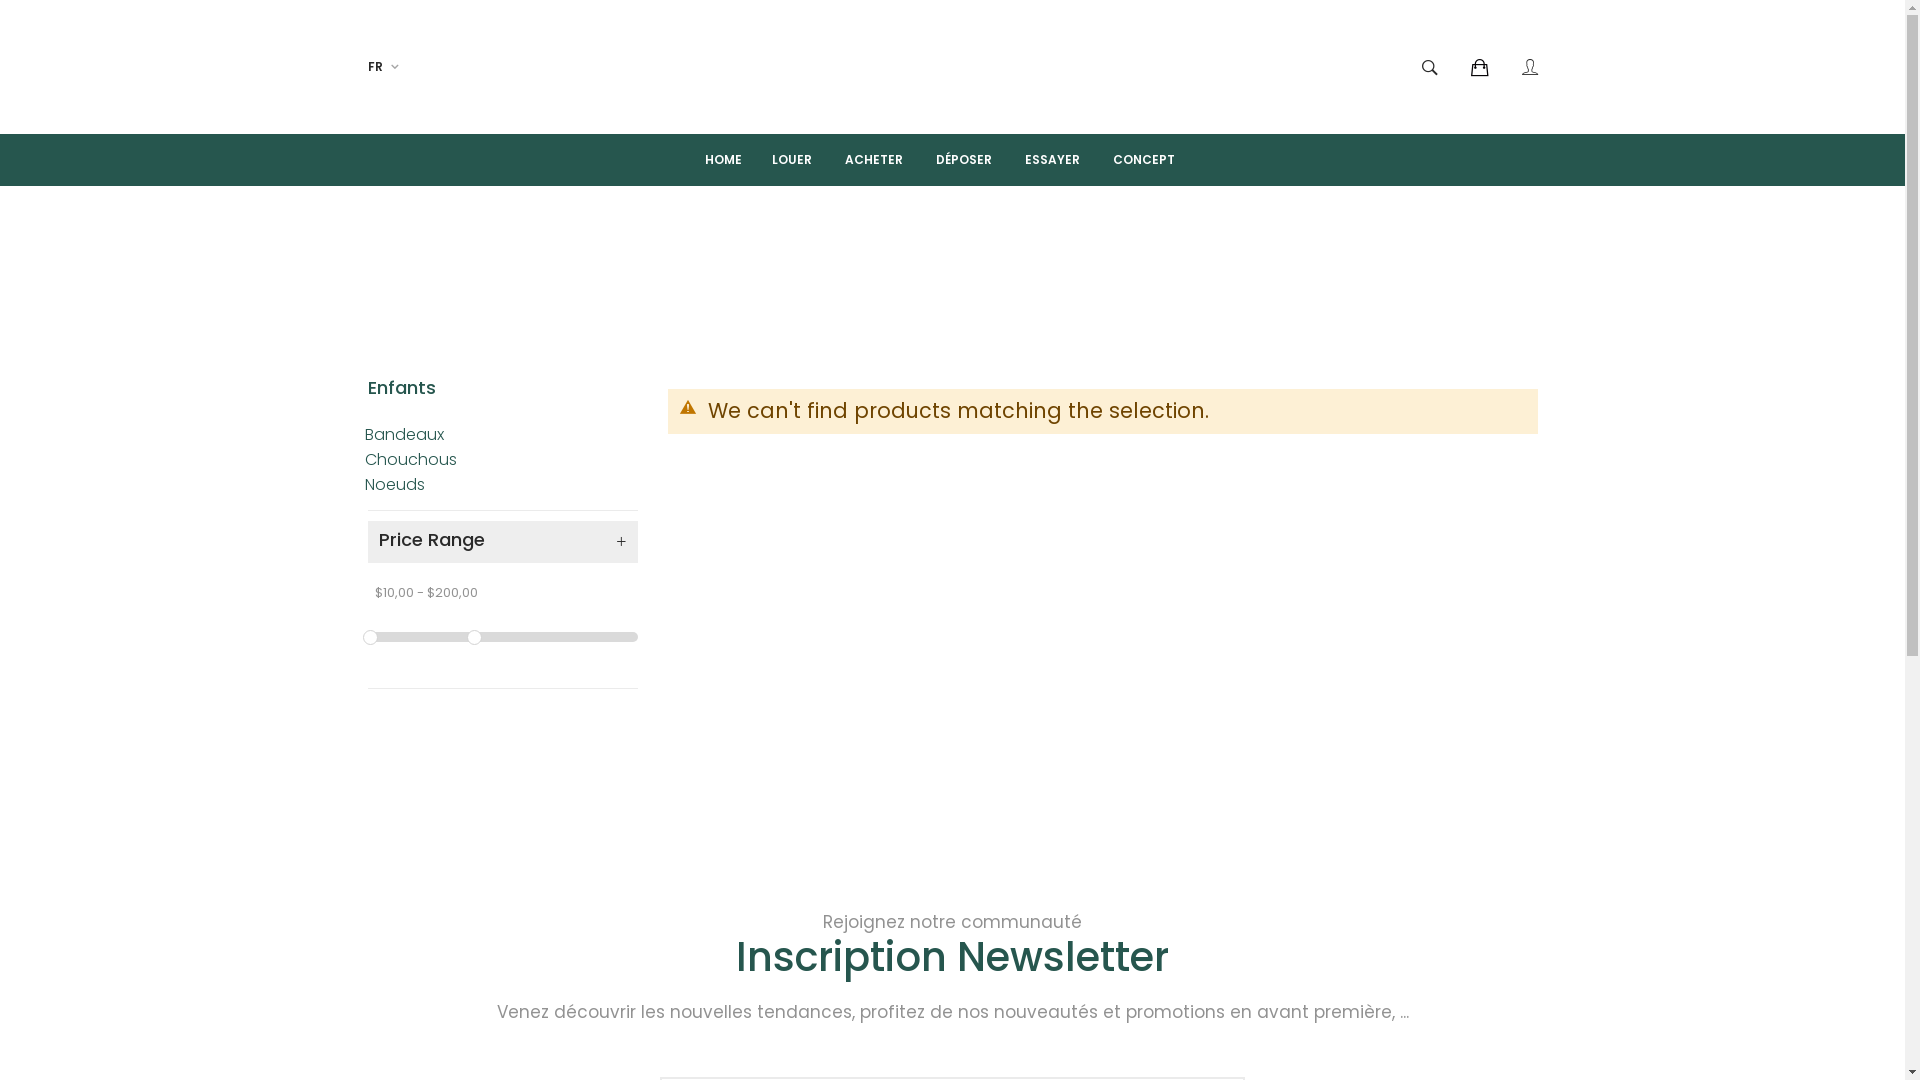 Image resolution: width=1920 pixels, height=1080 pixels. What do you see at coordinates (952, 65) in the screenshot?
I see `'BeCoquette'` at bounding box center [952, 65].